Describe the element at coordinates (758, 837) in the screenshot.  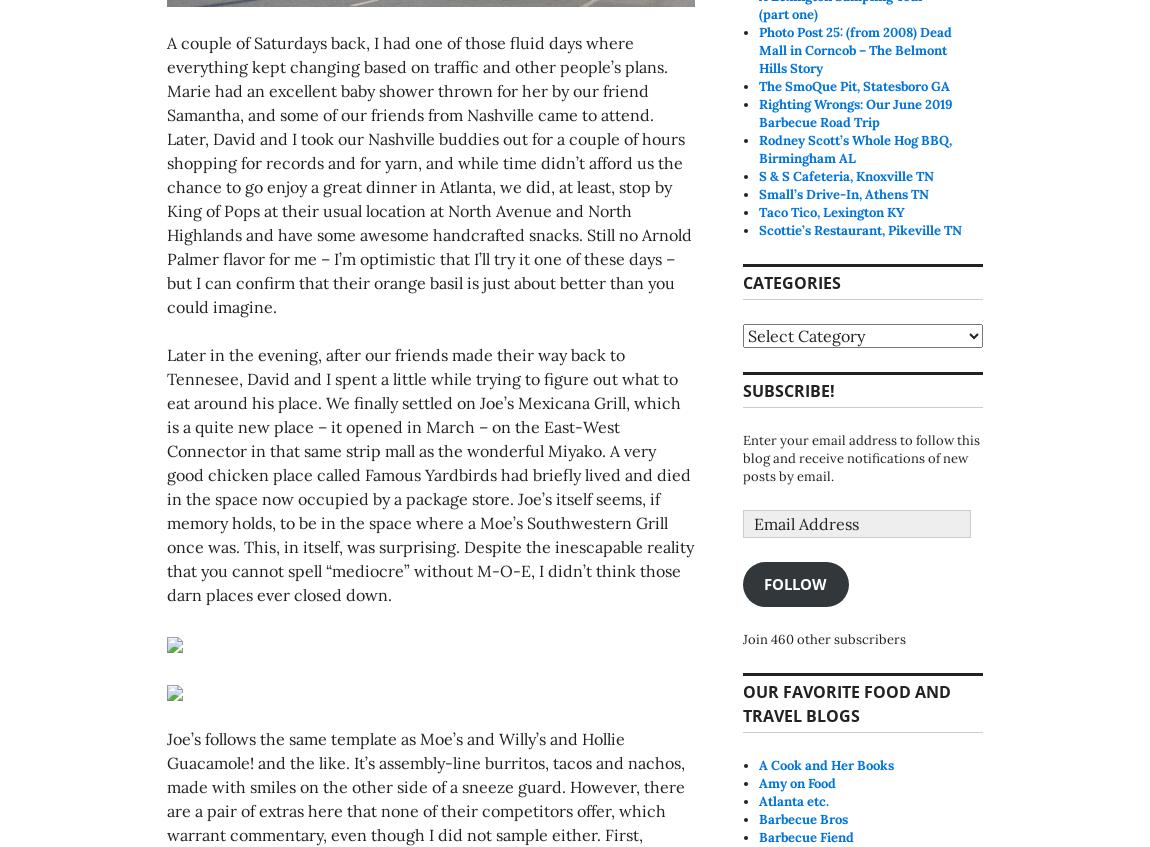
I see `'Barbecue Fiend'` at that location.